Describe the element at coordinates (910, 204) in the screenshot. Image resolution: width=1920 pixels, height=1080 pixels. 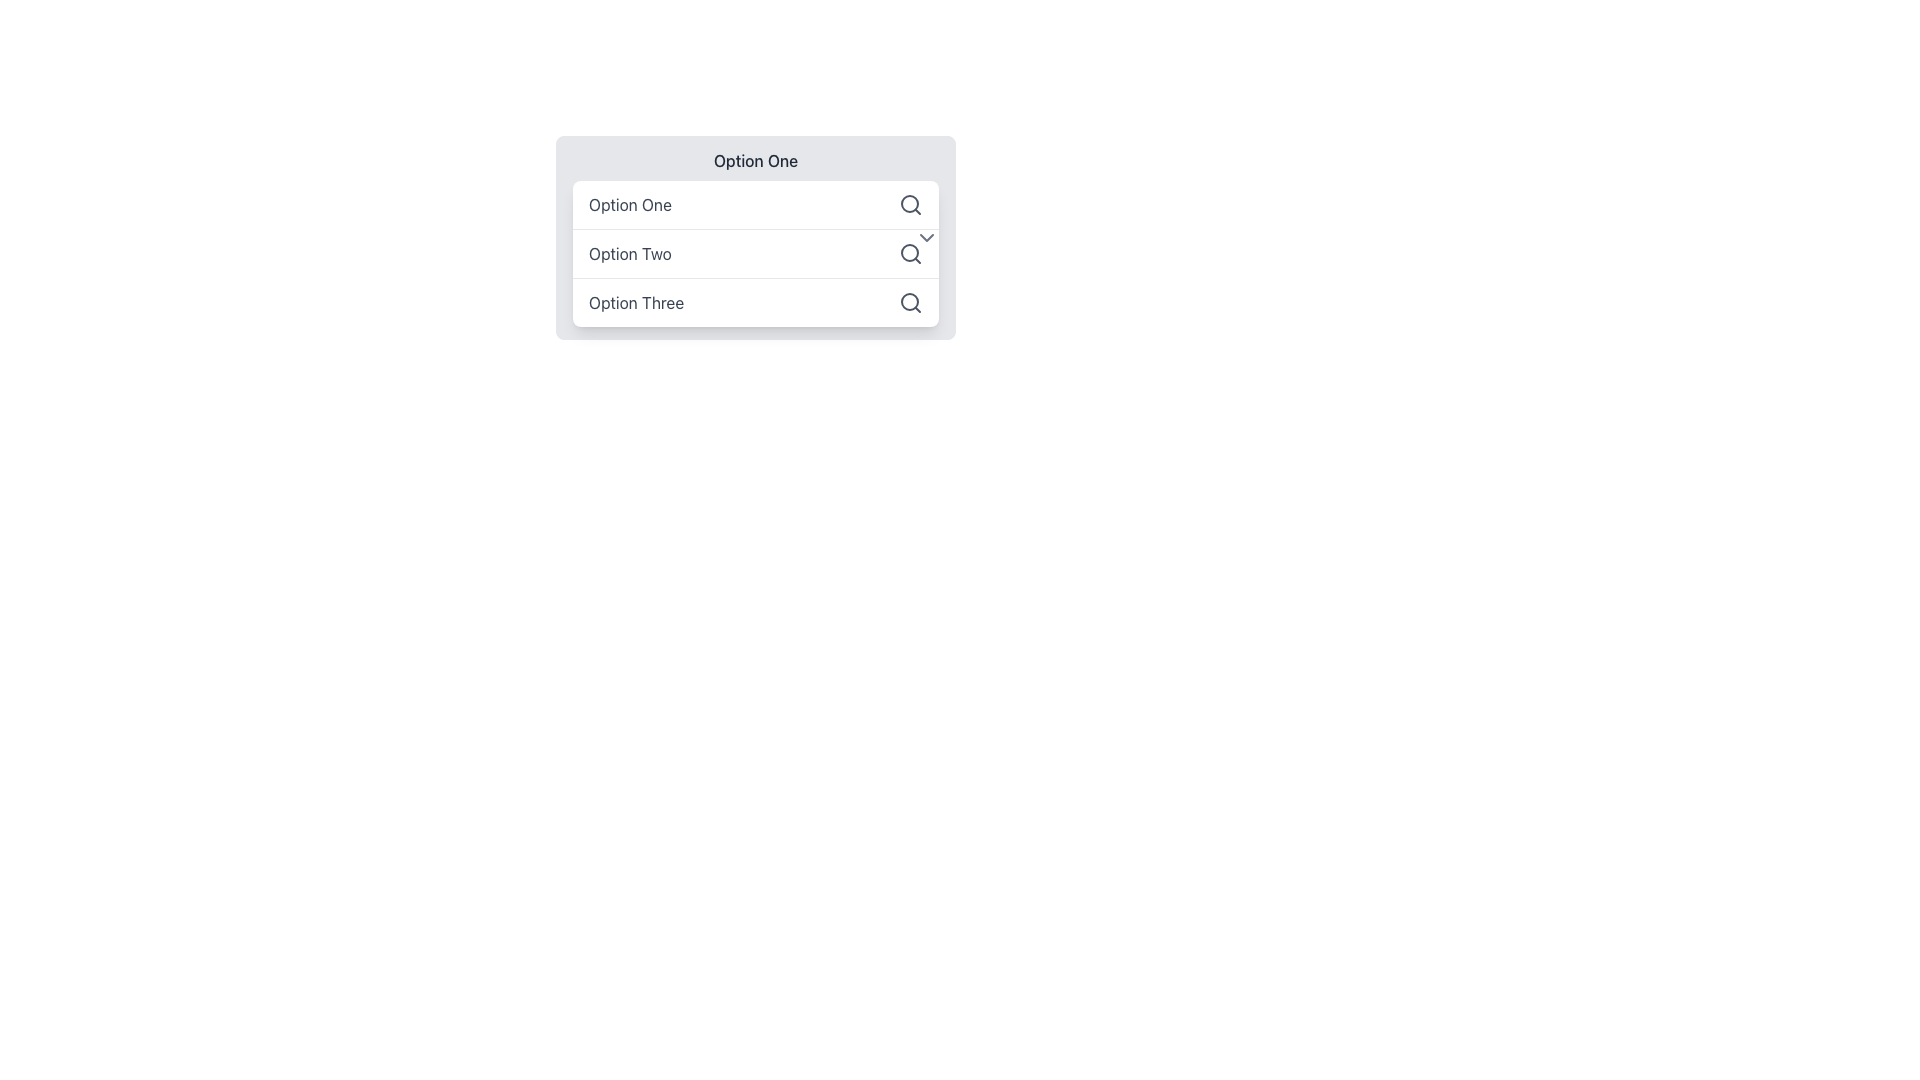
I see `the magnifying glass icon located on the right side of the 'Option One' text` at that location.